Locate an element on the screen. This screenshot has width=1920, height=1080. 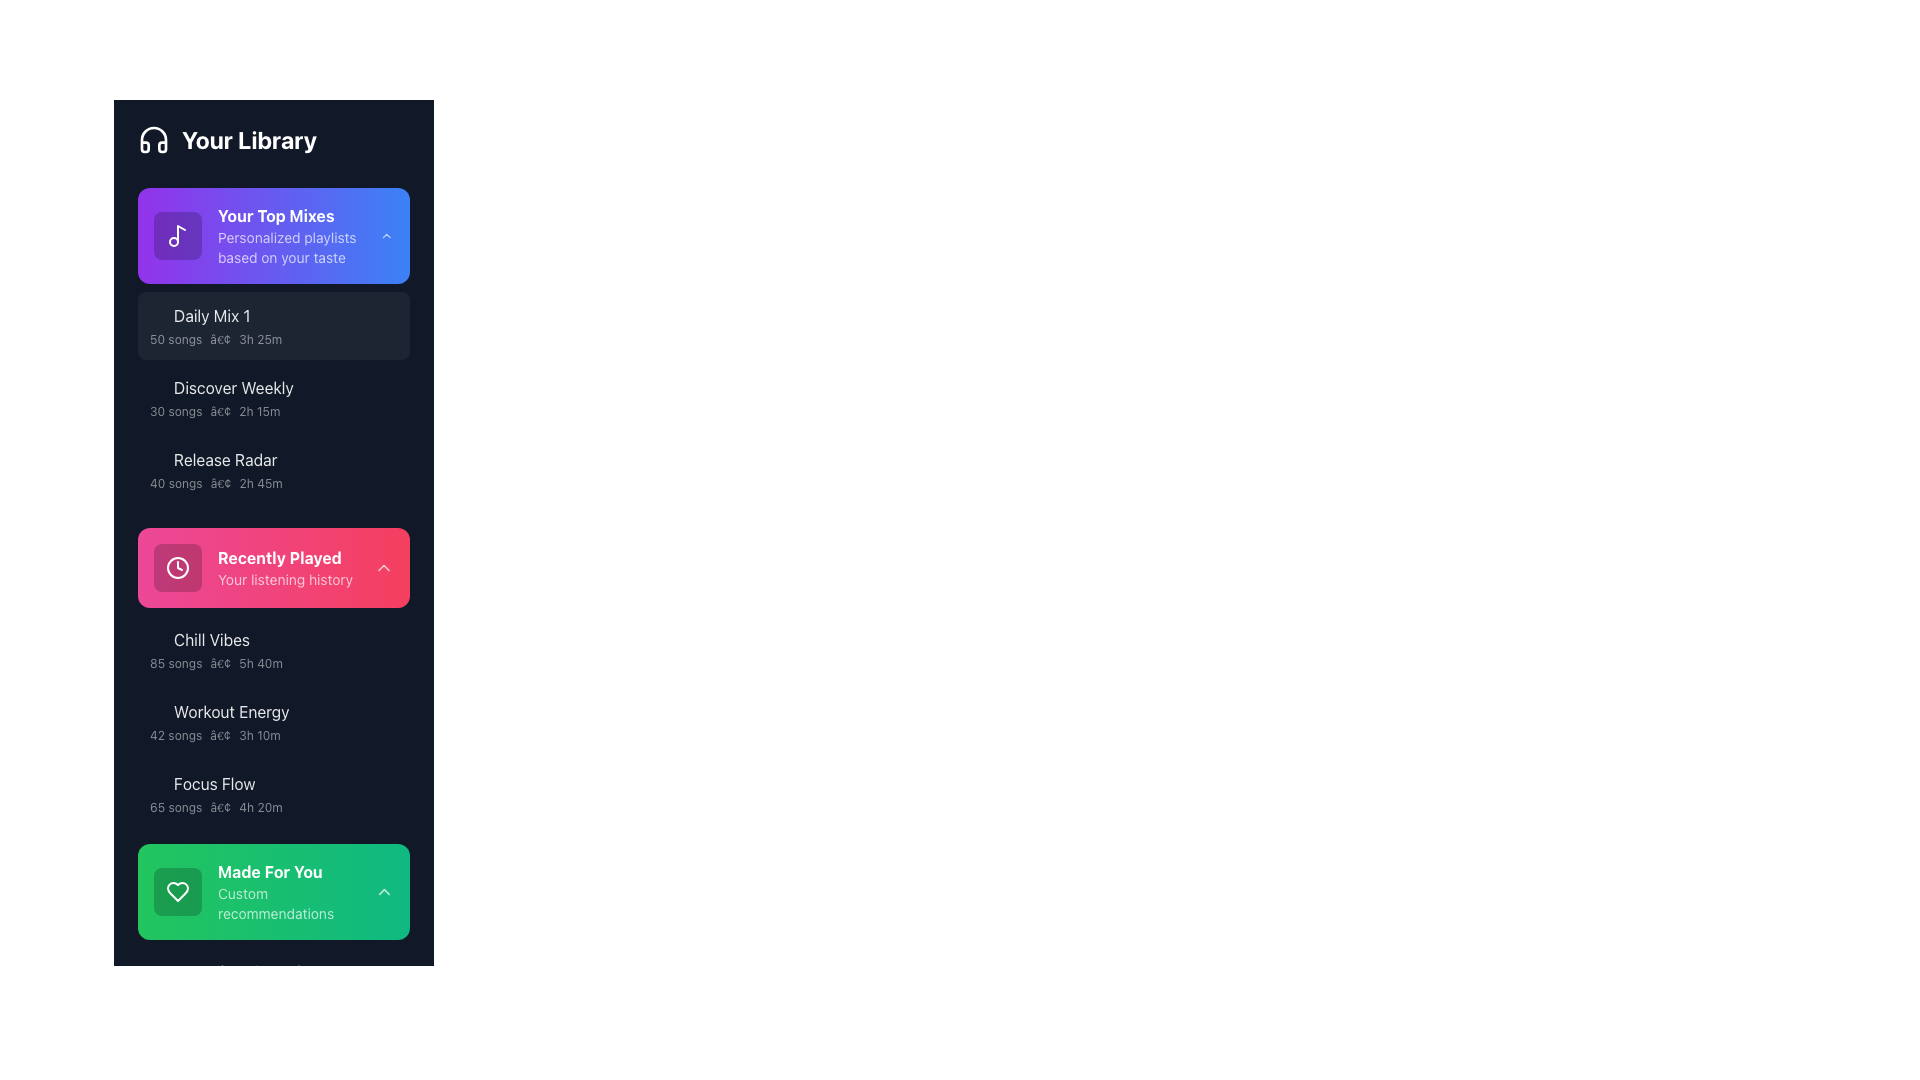
the text separator bullet symbol located between '50 songs' and '3h 25m', which is visually represented as a small circular dot is located at coordinates (220, 338).